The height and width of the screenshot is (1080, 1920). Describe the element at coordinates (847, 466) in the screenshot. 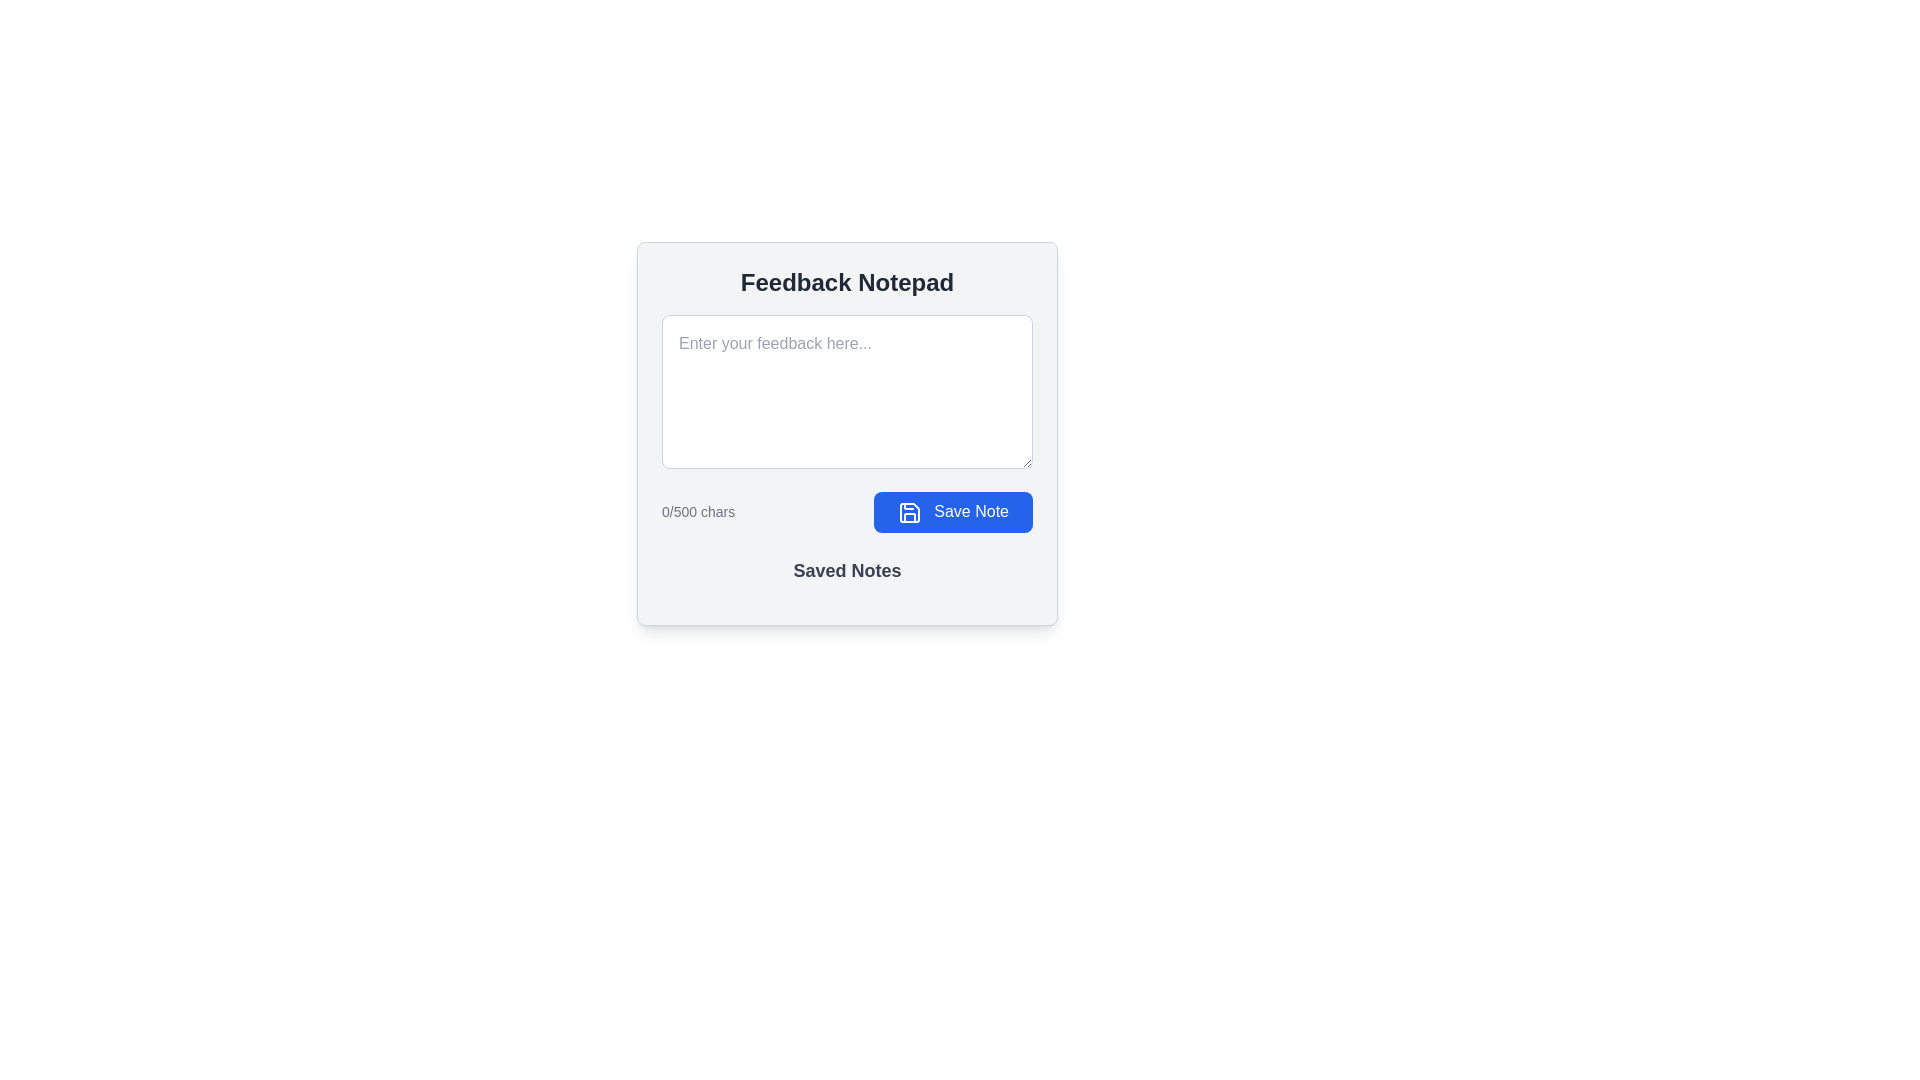

I see `the 'Feedback Notepad' composite UI component` at that location.